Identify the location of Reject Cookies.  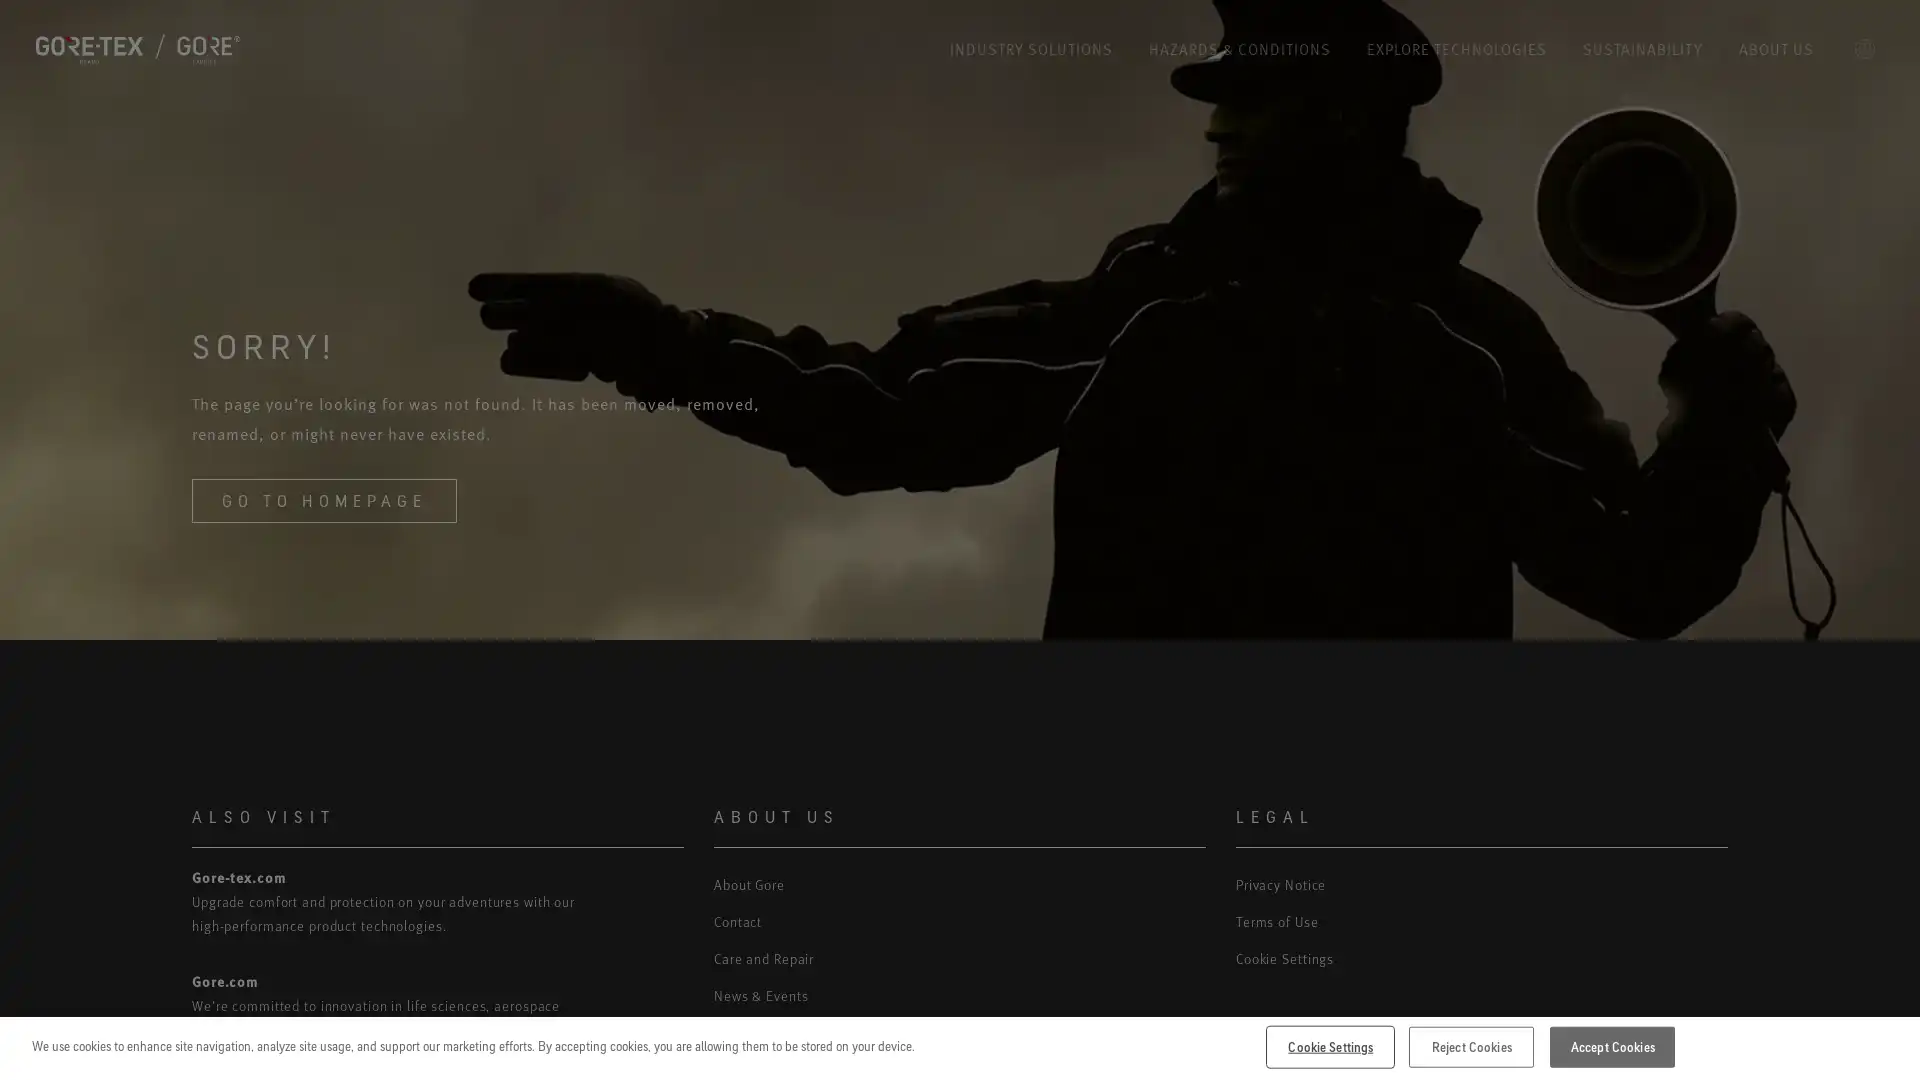
(1471, 1045).